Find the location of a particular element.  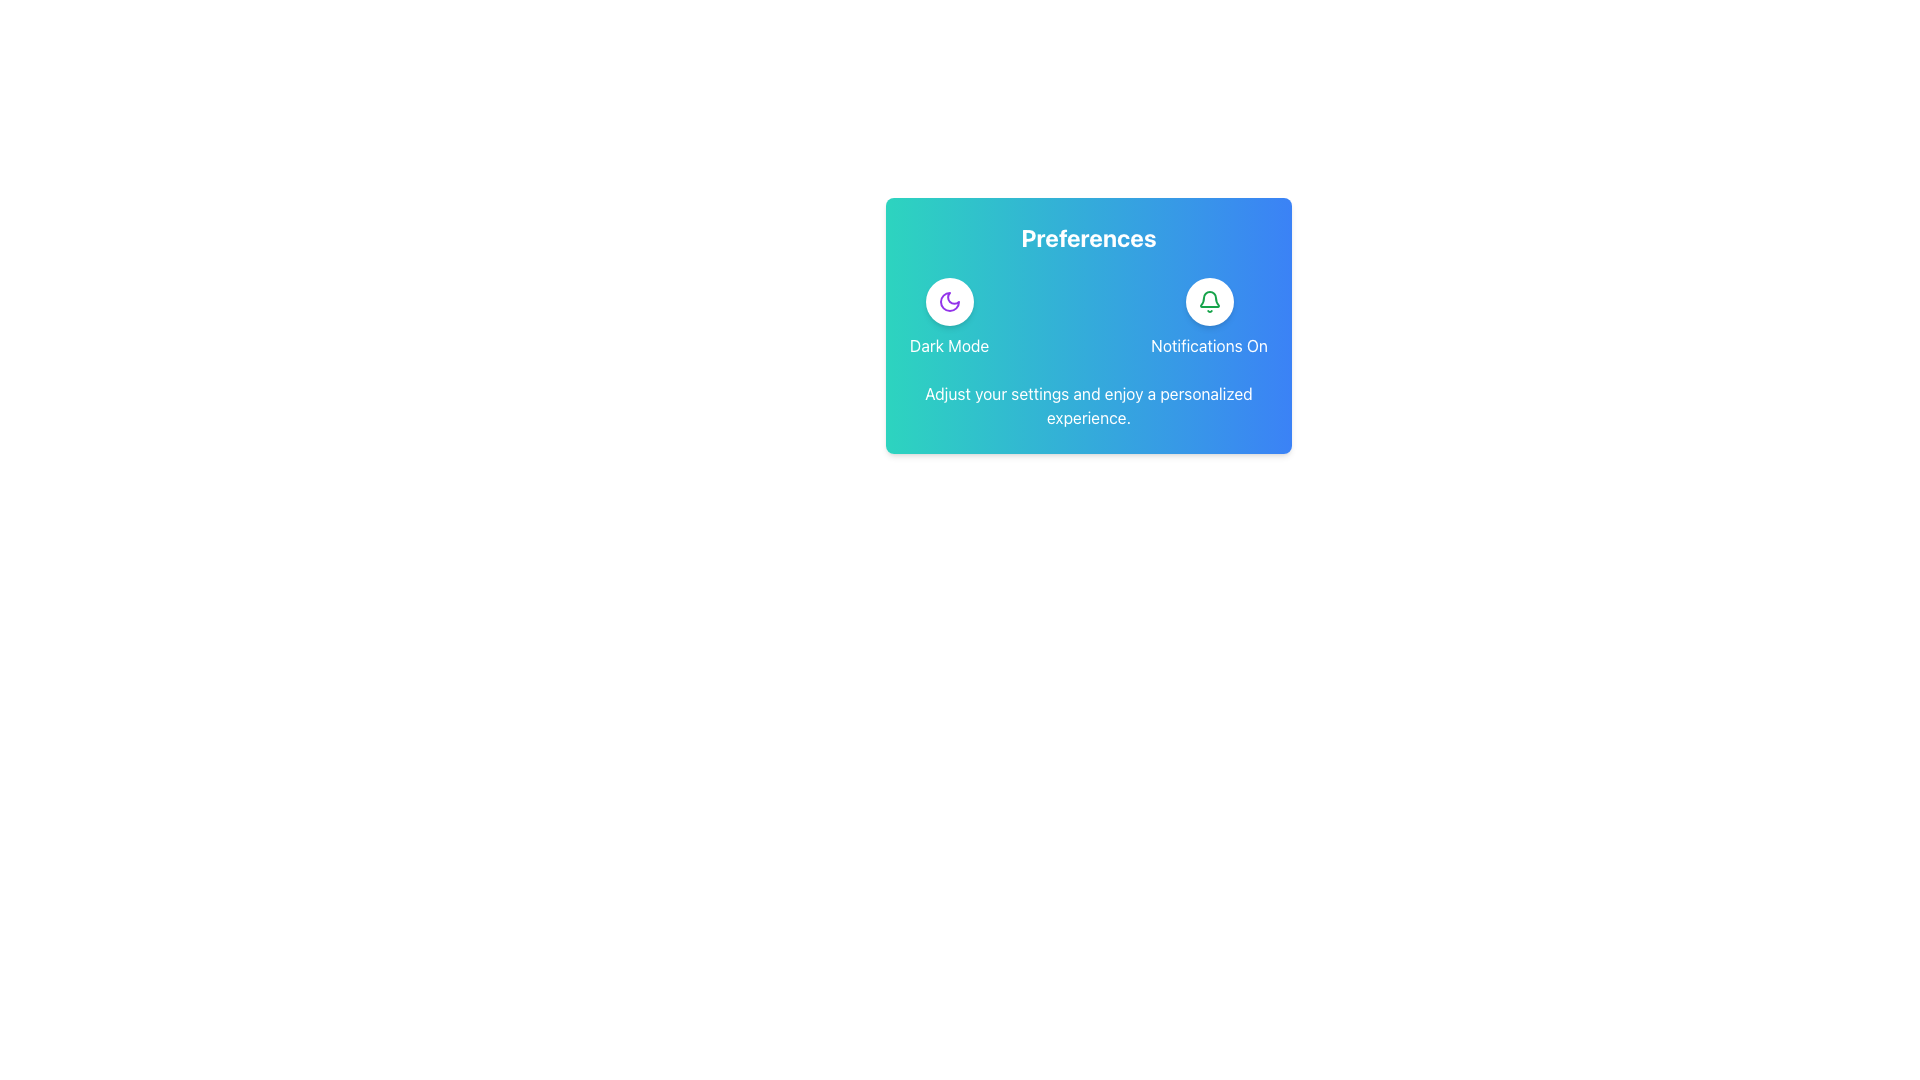

the 'Notifications On' icon located to the right of the 'Dark Mode' element in the 'Preferences' section is located at coordinates (1208, 316).